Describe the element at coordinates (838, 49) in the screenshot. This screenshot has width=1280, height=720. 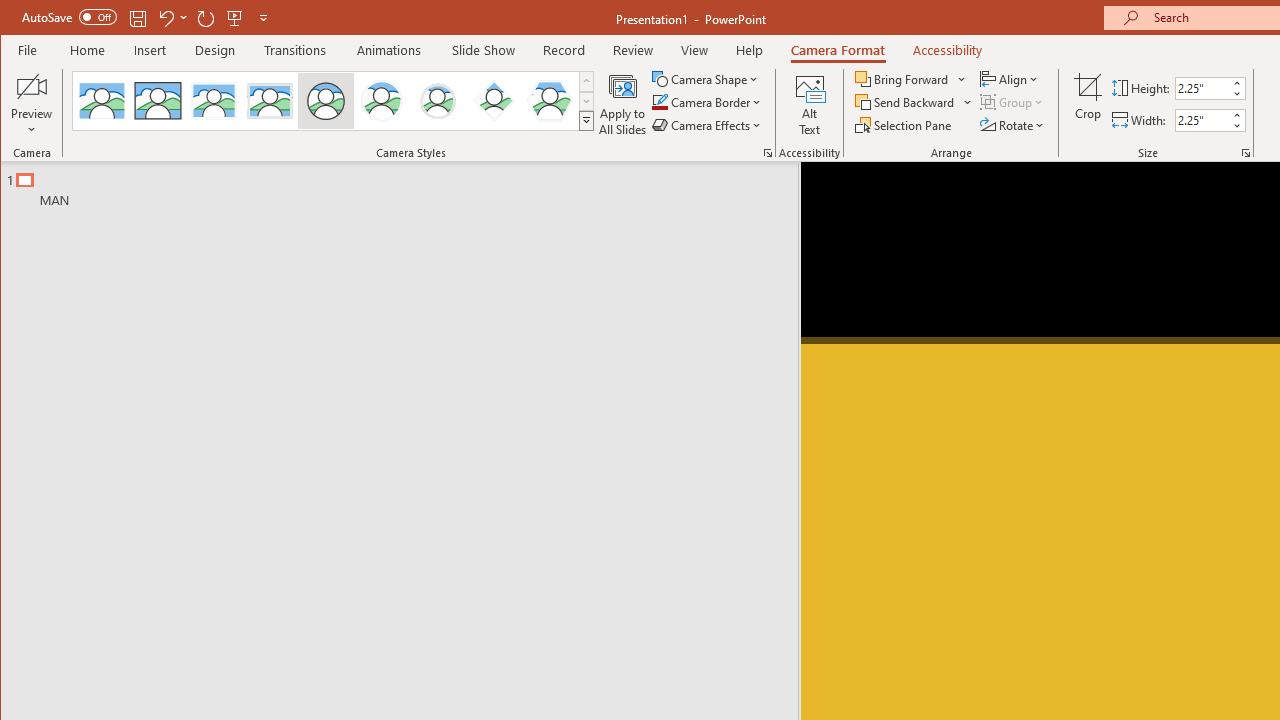
I see `'Camera Format'` at that location.